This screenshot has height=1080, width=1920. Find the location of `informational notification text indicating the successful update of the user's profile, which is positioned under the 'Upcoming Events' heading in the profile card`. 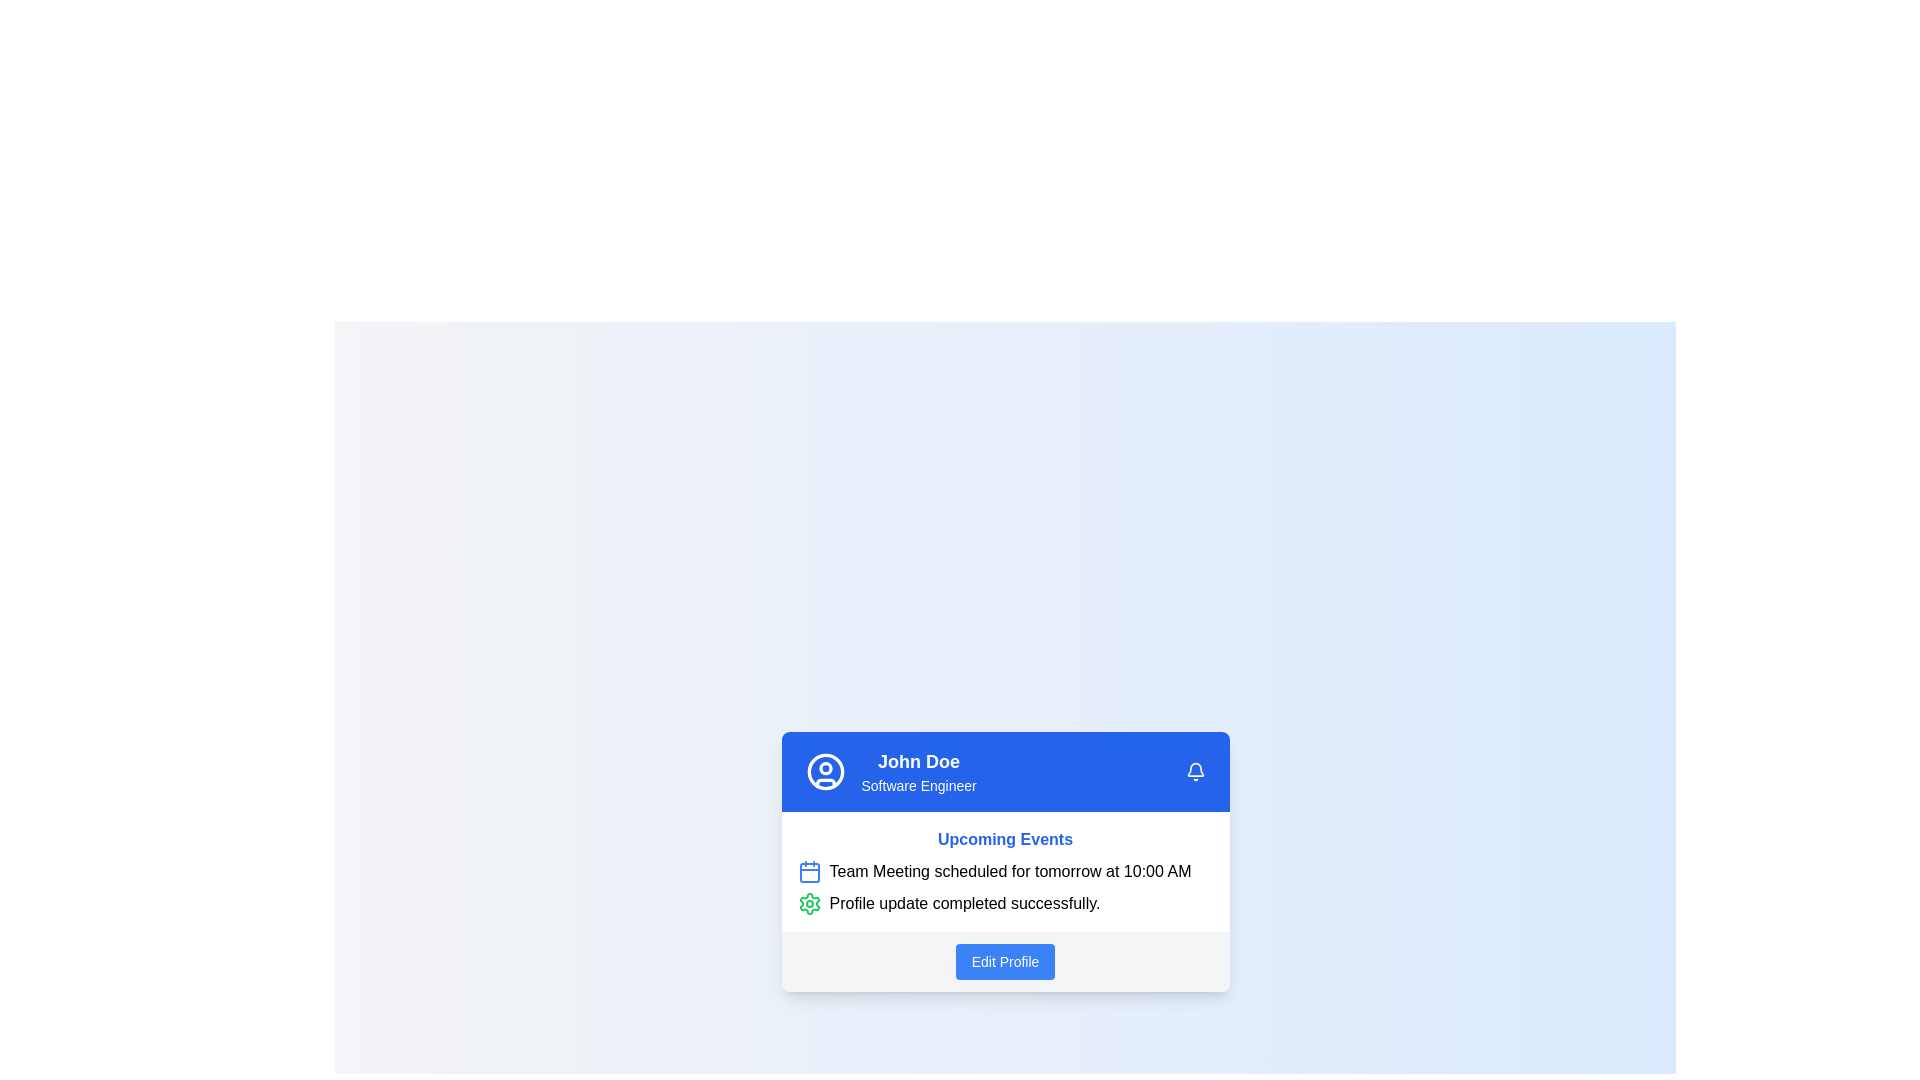

informational notification text indicating the successful update of the user's profile, which is positioned under the 'Upcoming Events' heading in the profile card is located at coordinates (1005, 903).